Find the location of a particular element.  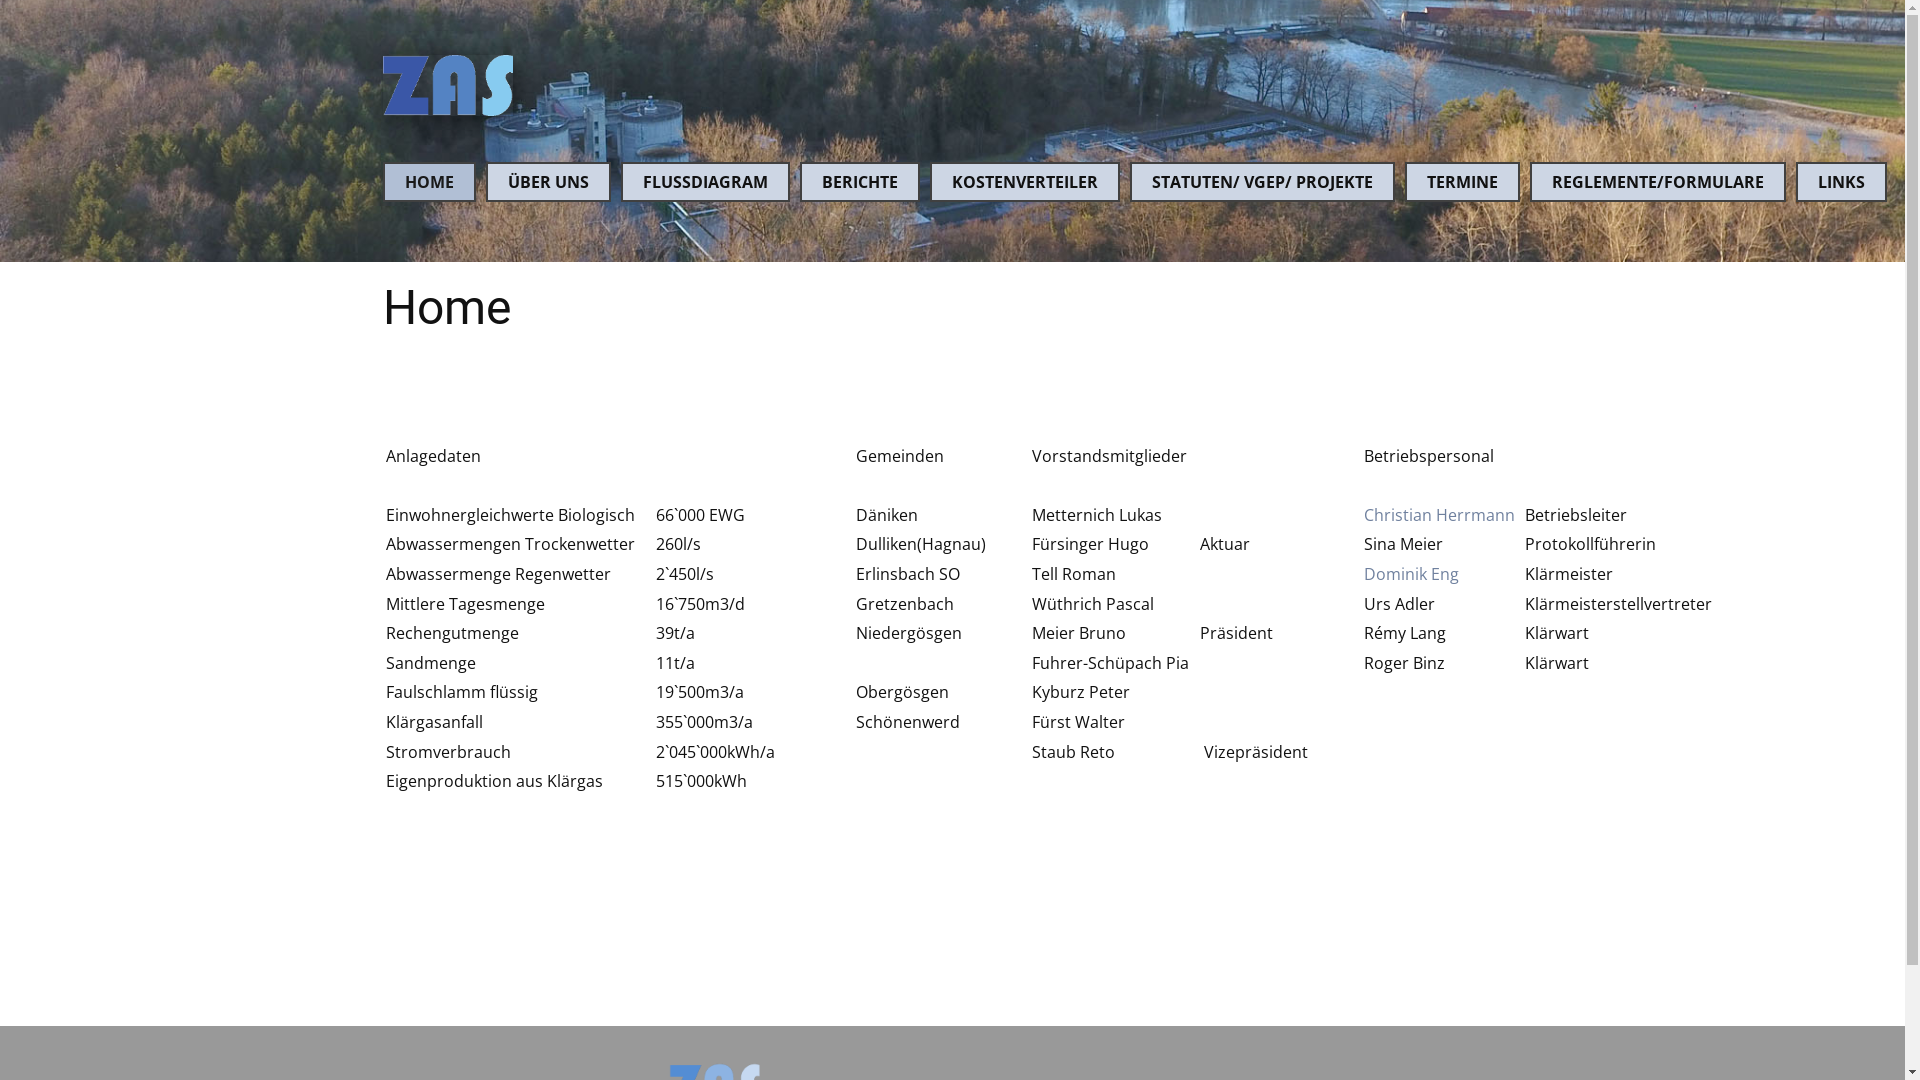

'KOSTENVERTEILER' is located at coordinates (1025, 181).